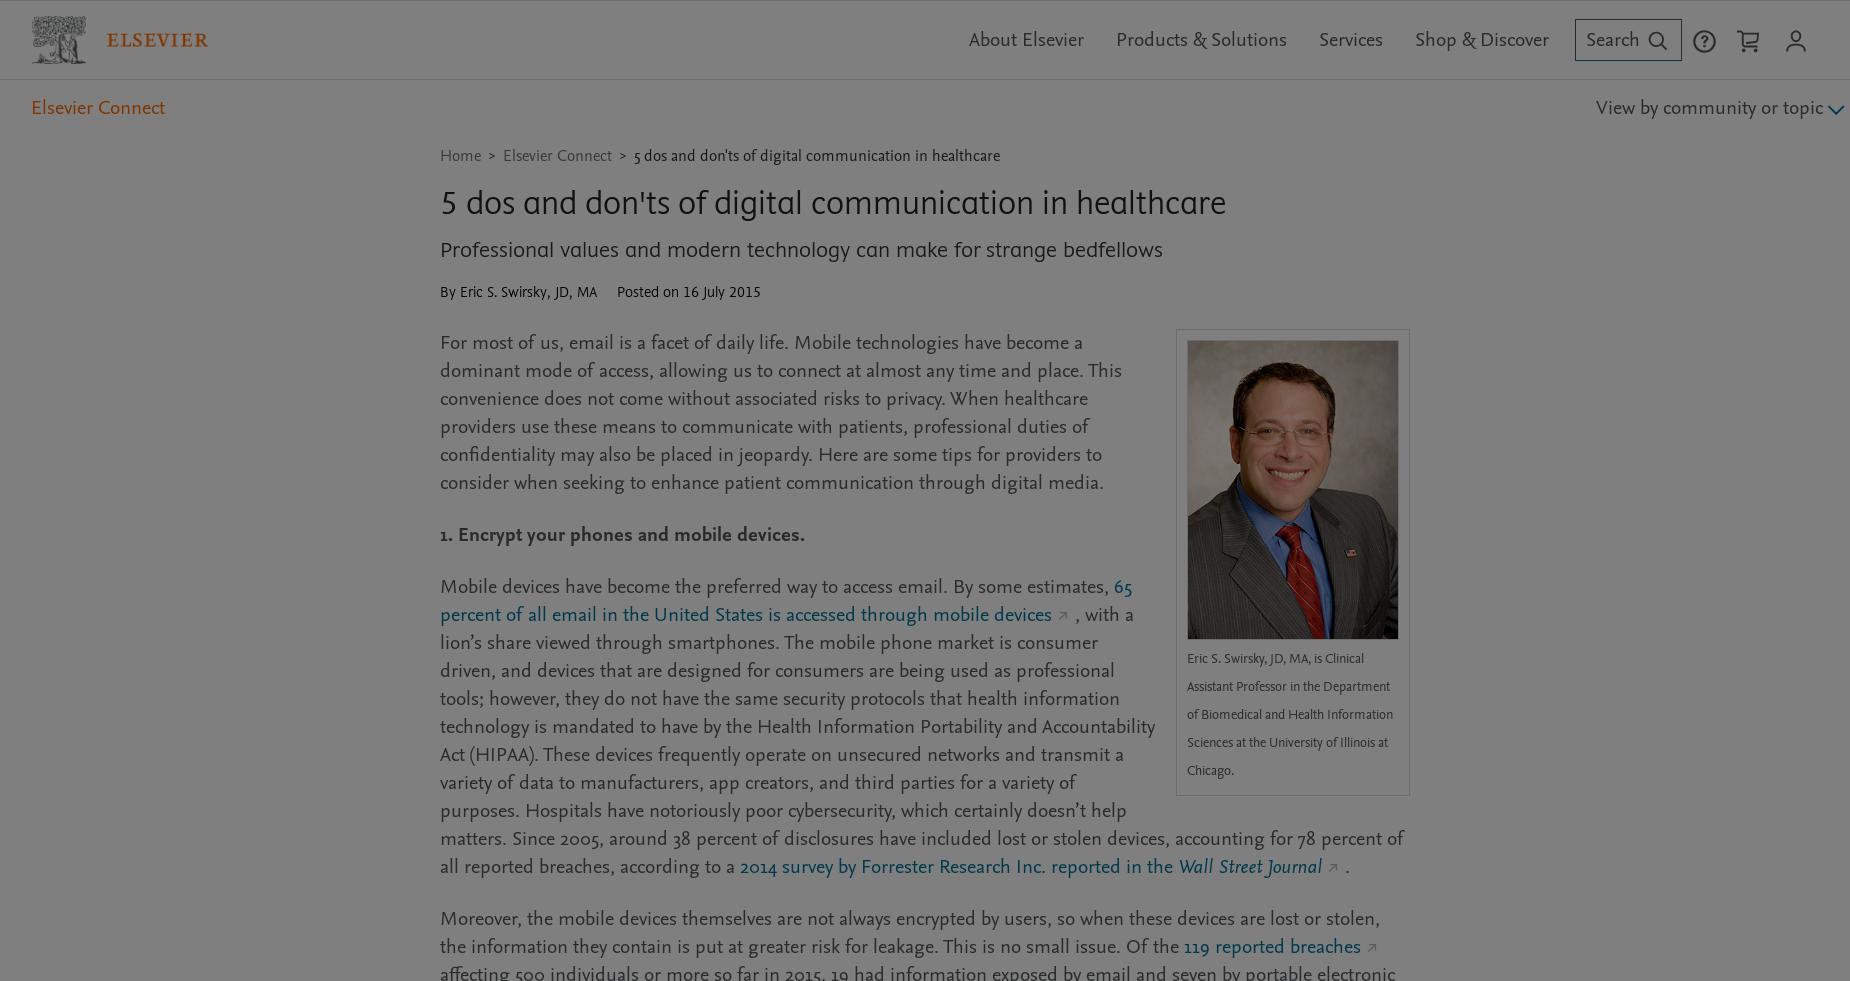 This screenshot has height=981, width=1850. Describe the element at coordinates (922, 739) in the screenshot. I see `', with a lion’s share viewed through smartphones. The mobile phone market is consumer driven, and devices that are designed for consumers are being used as professional tools; however, they do not have the same security
  protocols that health information technology is mandated to have by the Health Information Portability and Accountability Act (HIPAA). These devices frequently operate on unsecured networks and transmit a variety of data to manufacturers, app creators, and third parties for a variety of purposes. Hospitals
  have notoriously poor cybersecurity, which certainly doesn’t help matters. Since 2005, around 38 percent of disclosures have included lost or stolen devices, accounting for 78 percent of all reported breaches, according to a'` at that location.